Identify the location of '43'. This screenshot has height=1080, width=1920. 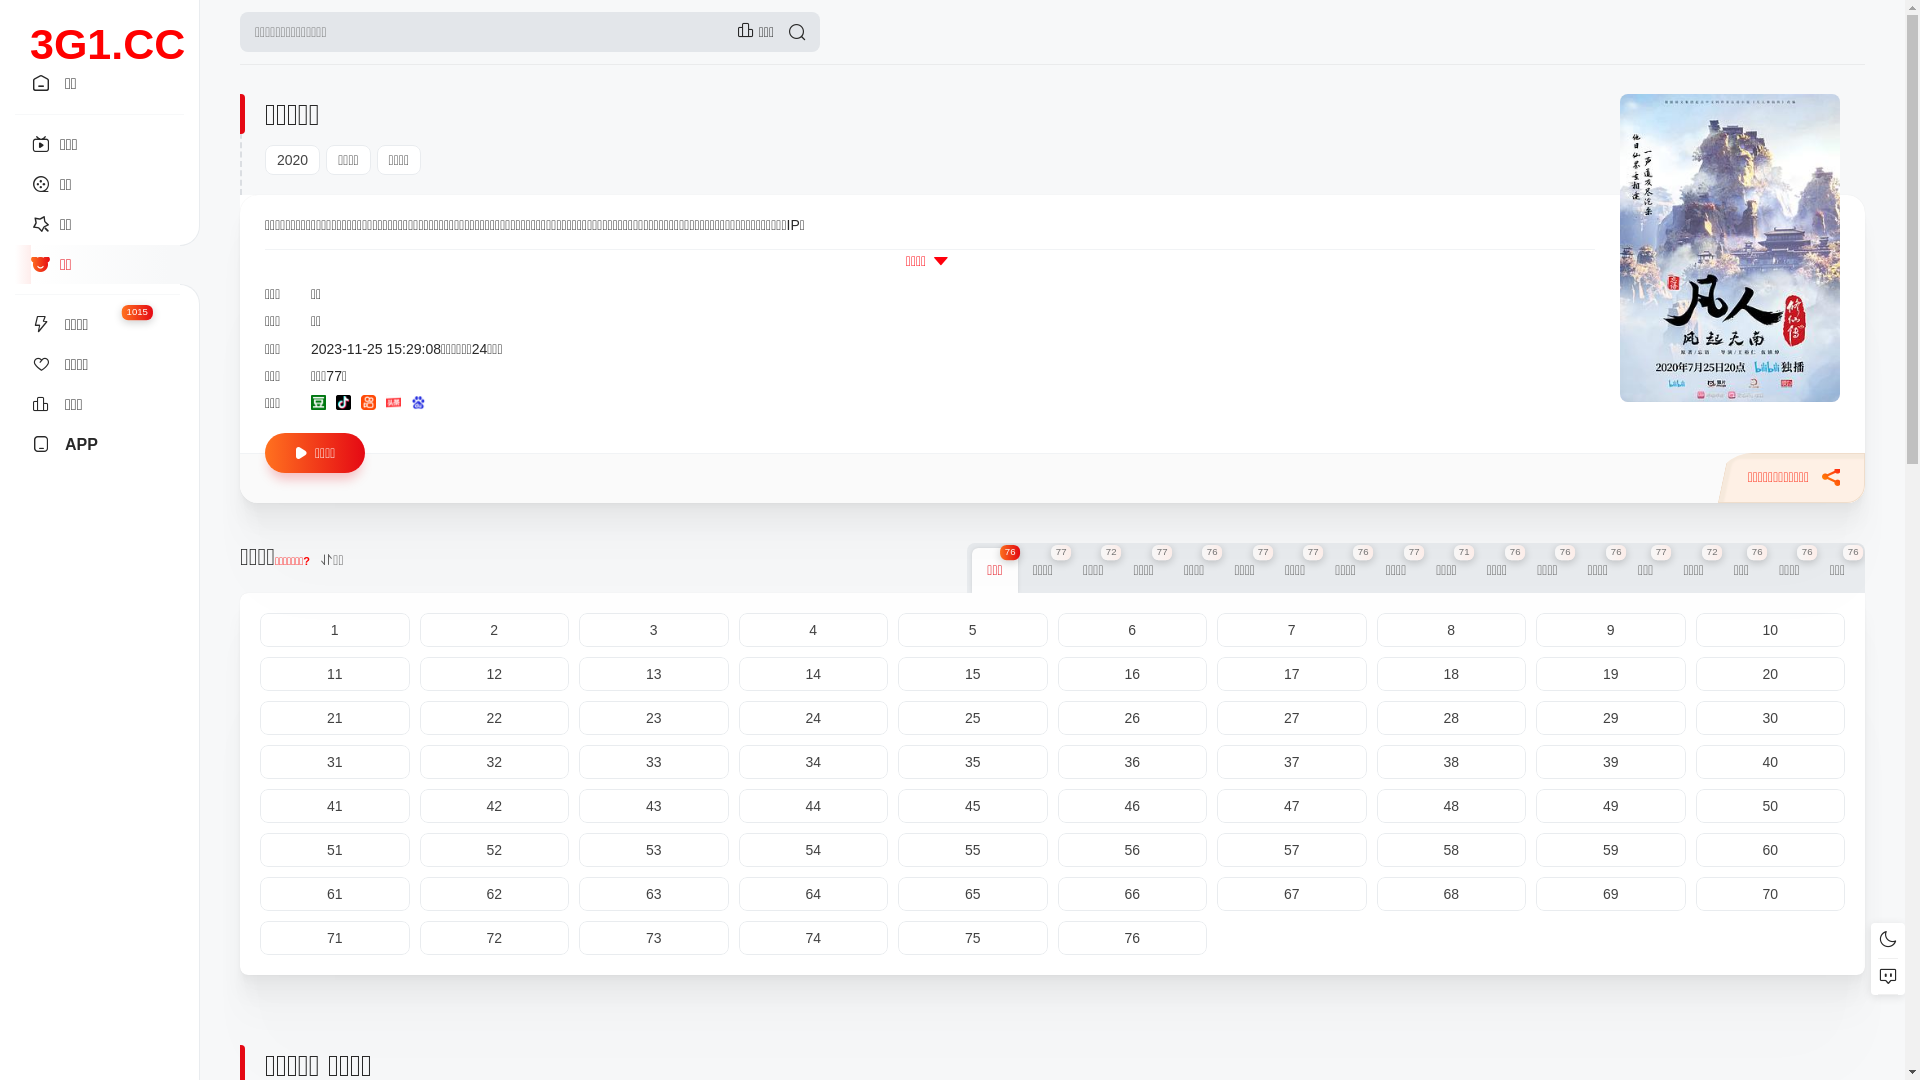
(578, 805).